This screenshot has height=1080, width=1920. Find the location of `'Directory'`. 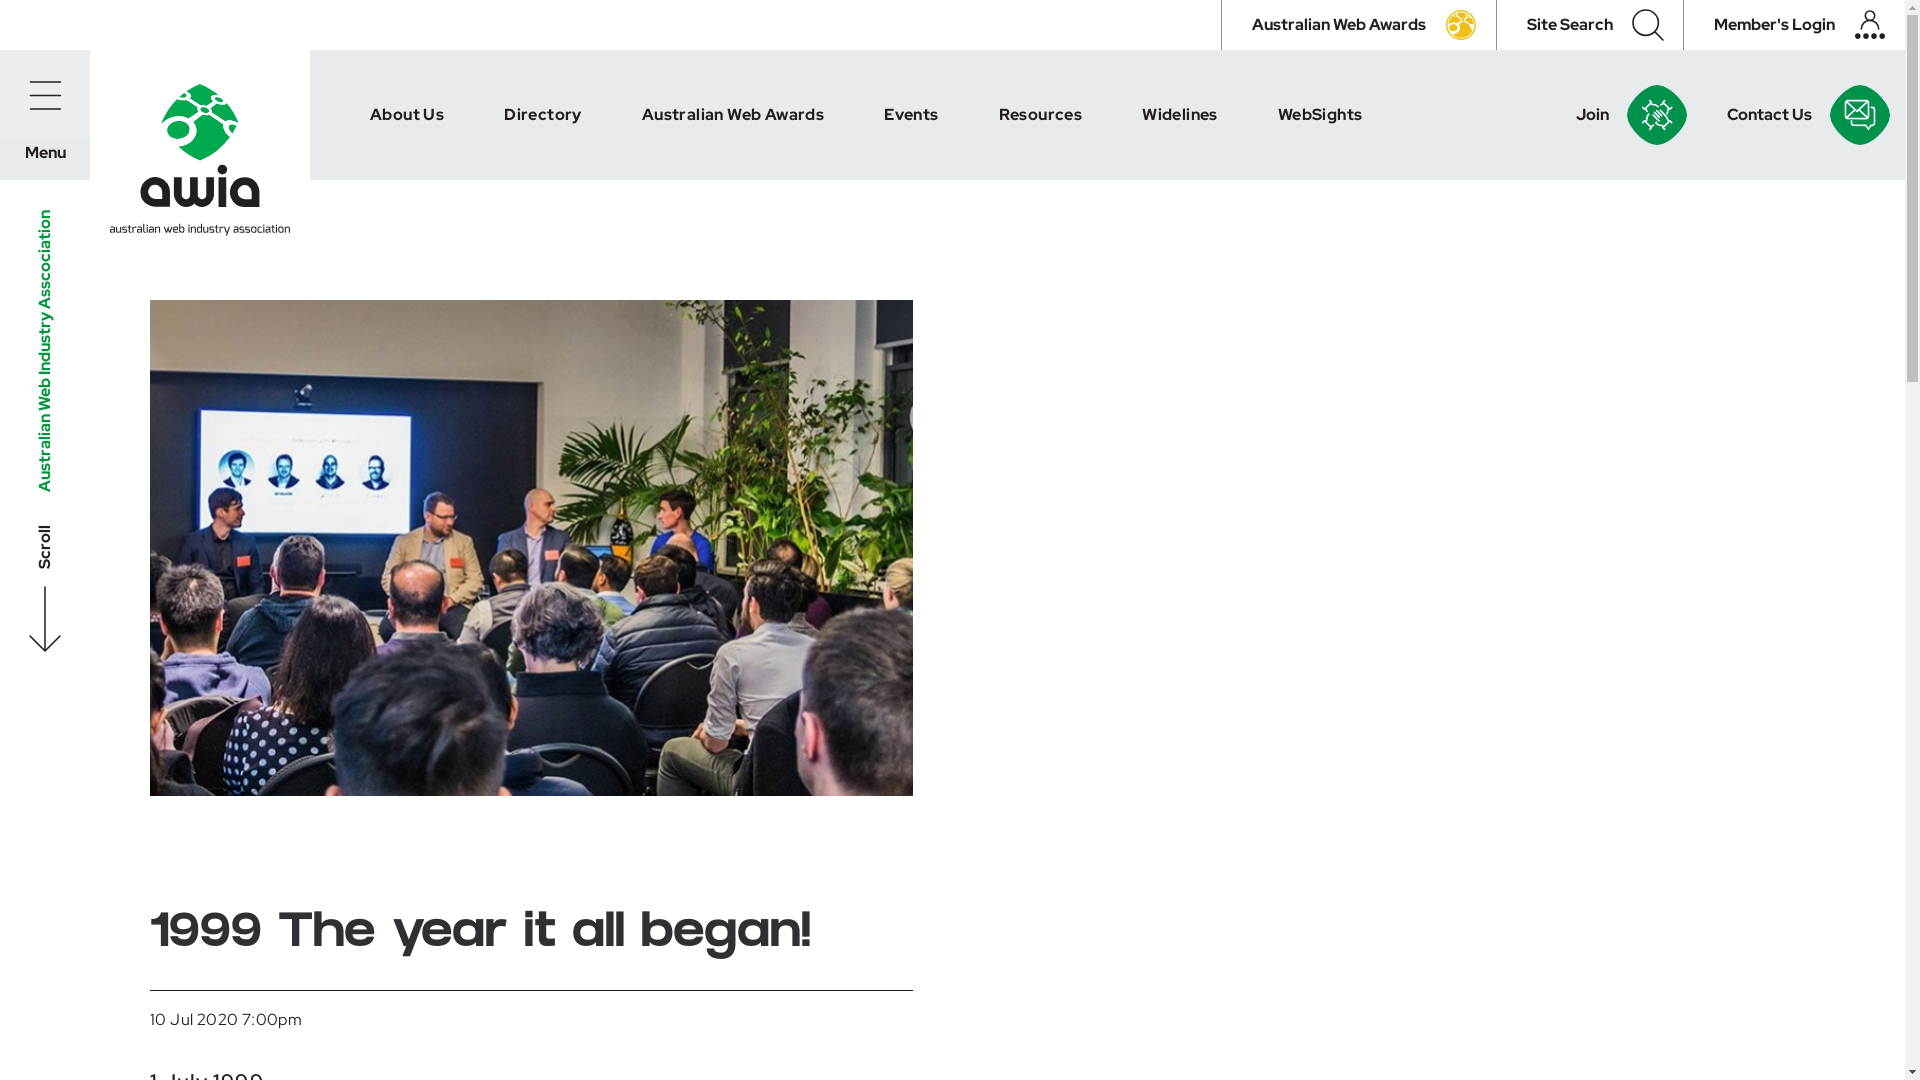

'Directory' is located at coordinates (542, 115).